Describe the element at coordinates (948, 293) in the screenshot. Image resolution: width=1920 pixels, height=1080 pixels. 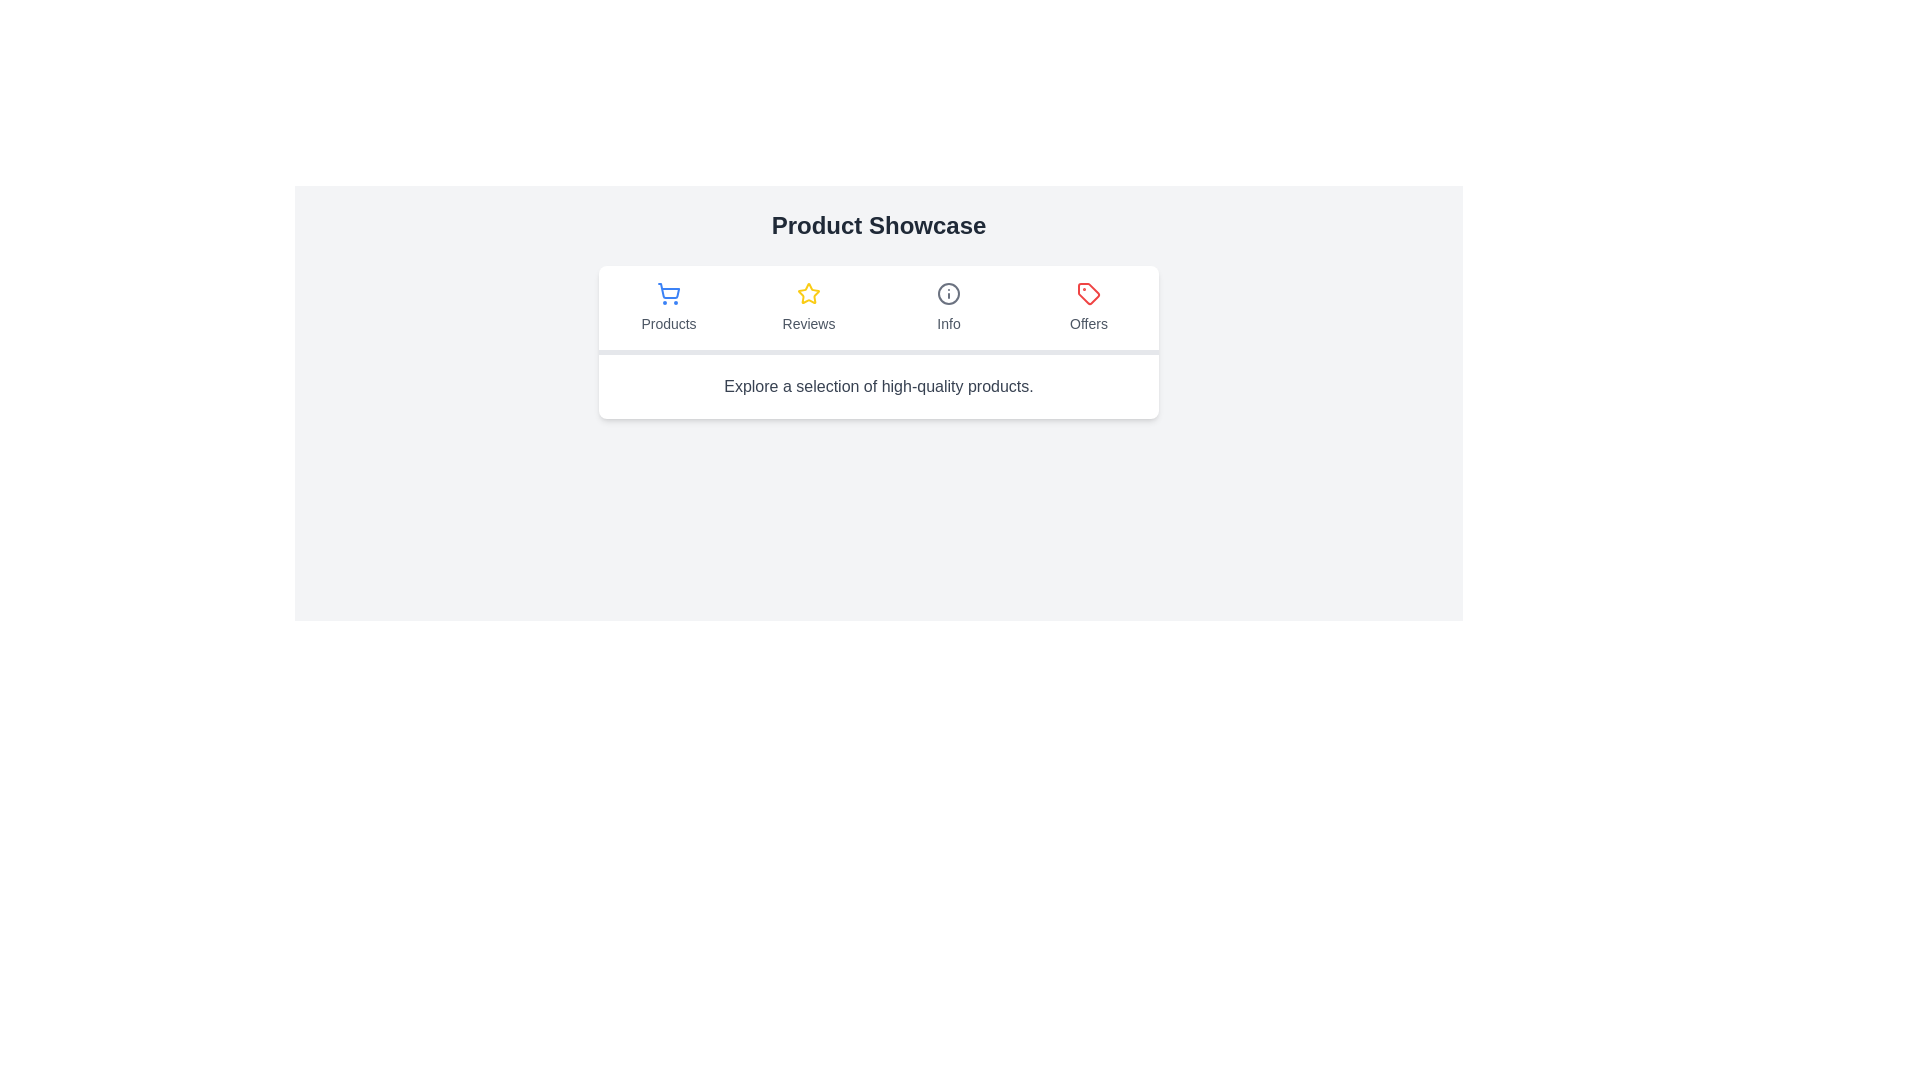
I see `the 'Info' icon, a circular shape located within the third interactive button from the left in the horizontal row of options at the center-top of the card interface` at that location.